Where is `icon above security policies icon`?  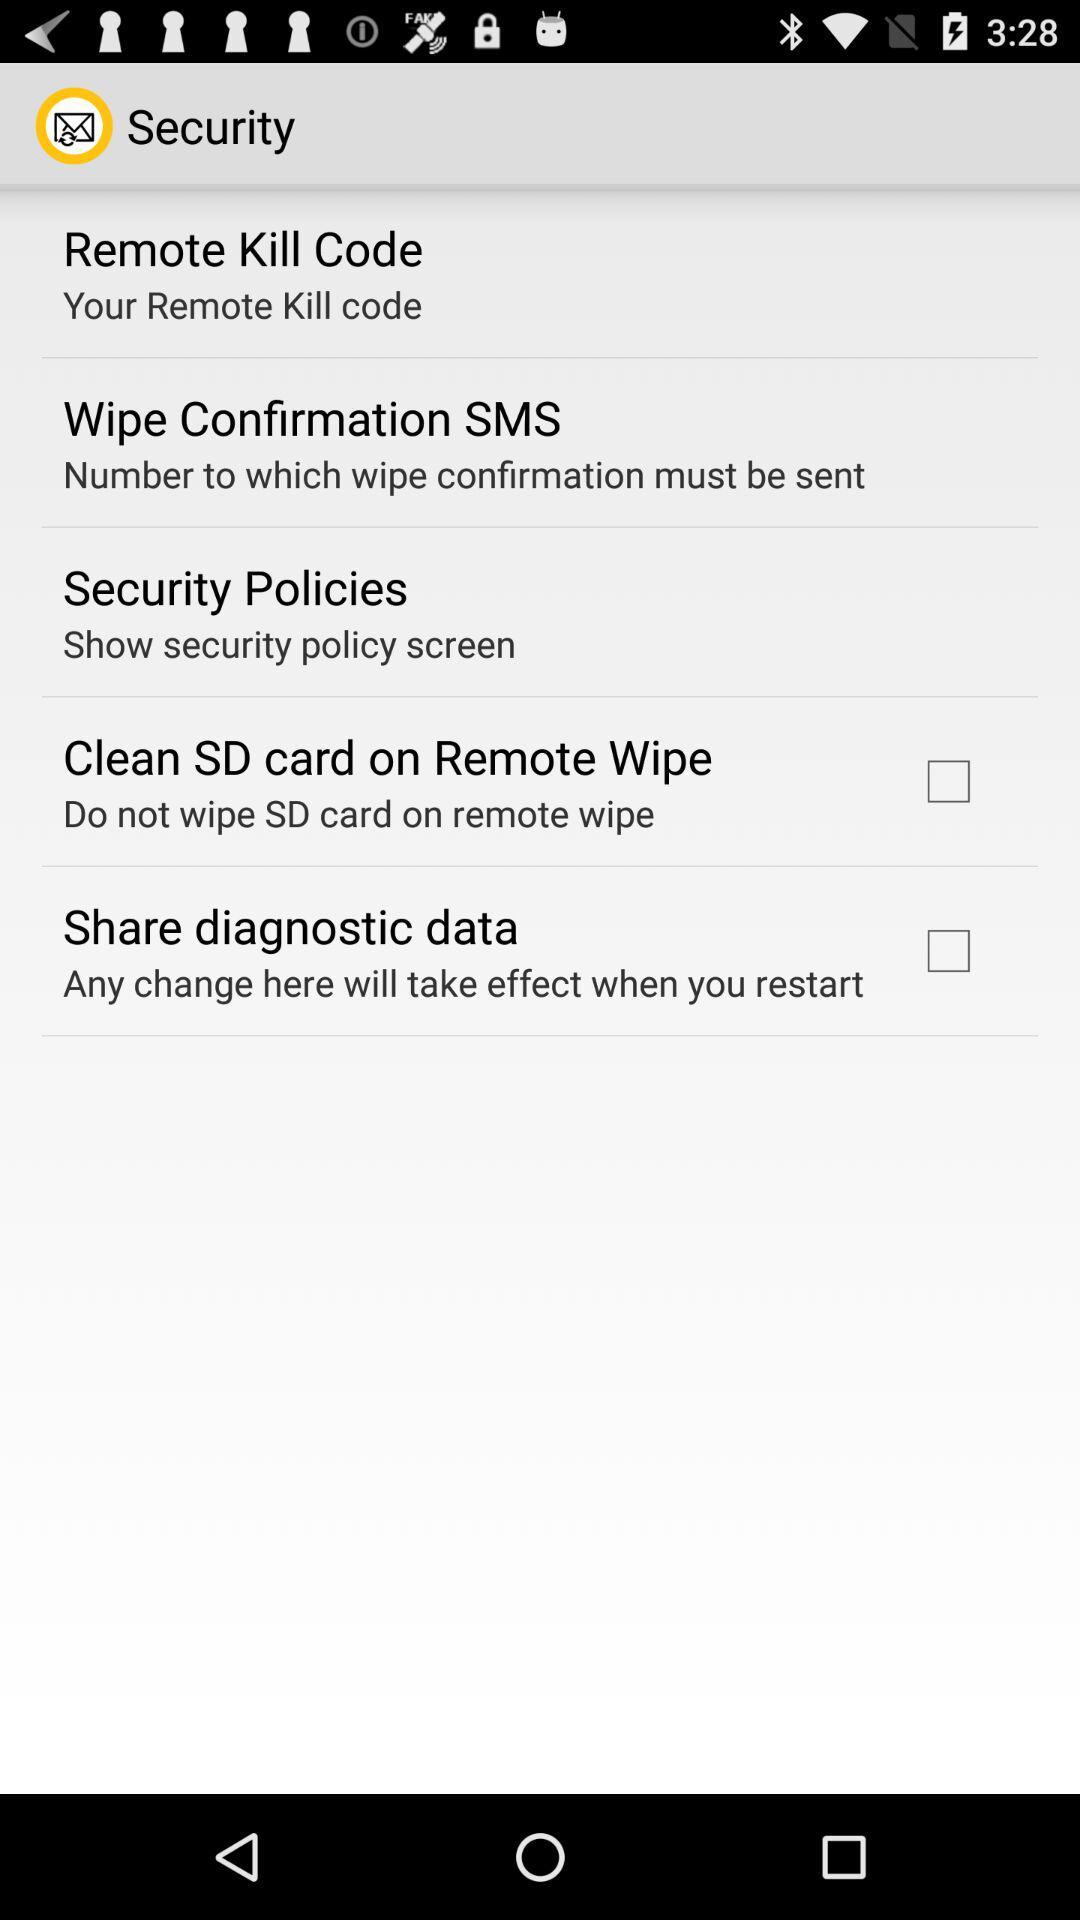
icon above security policies icon is located at coordinates (464, 473).